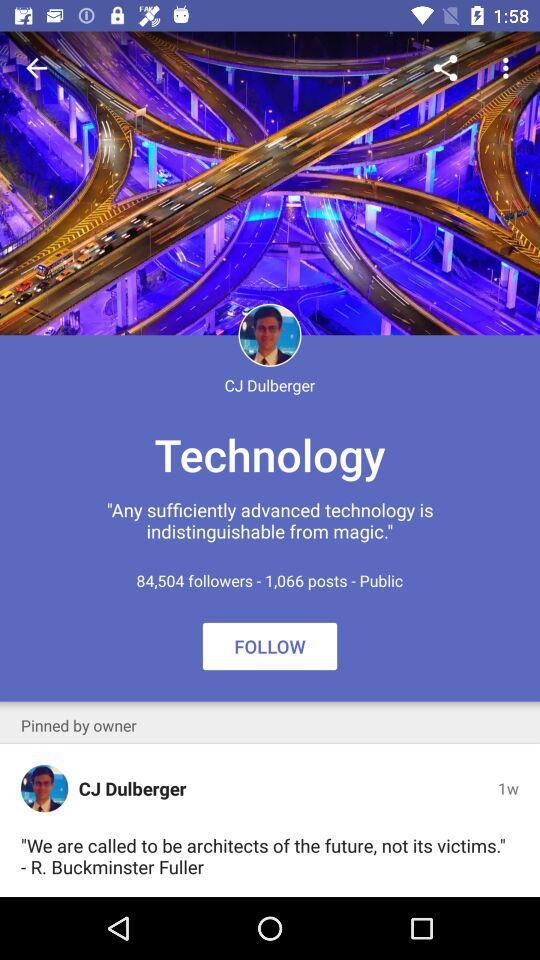 This screenshot has width=540, height=960. I want to click on the icon at the top left corner, so click(36, 68).